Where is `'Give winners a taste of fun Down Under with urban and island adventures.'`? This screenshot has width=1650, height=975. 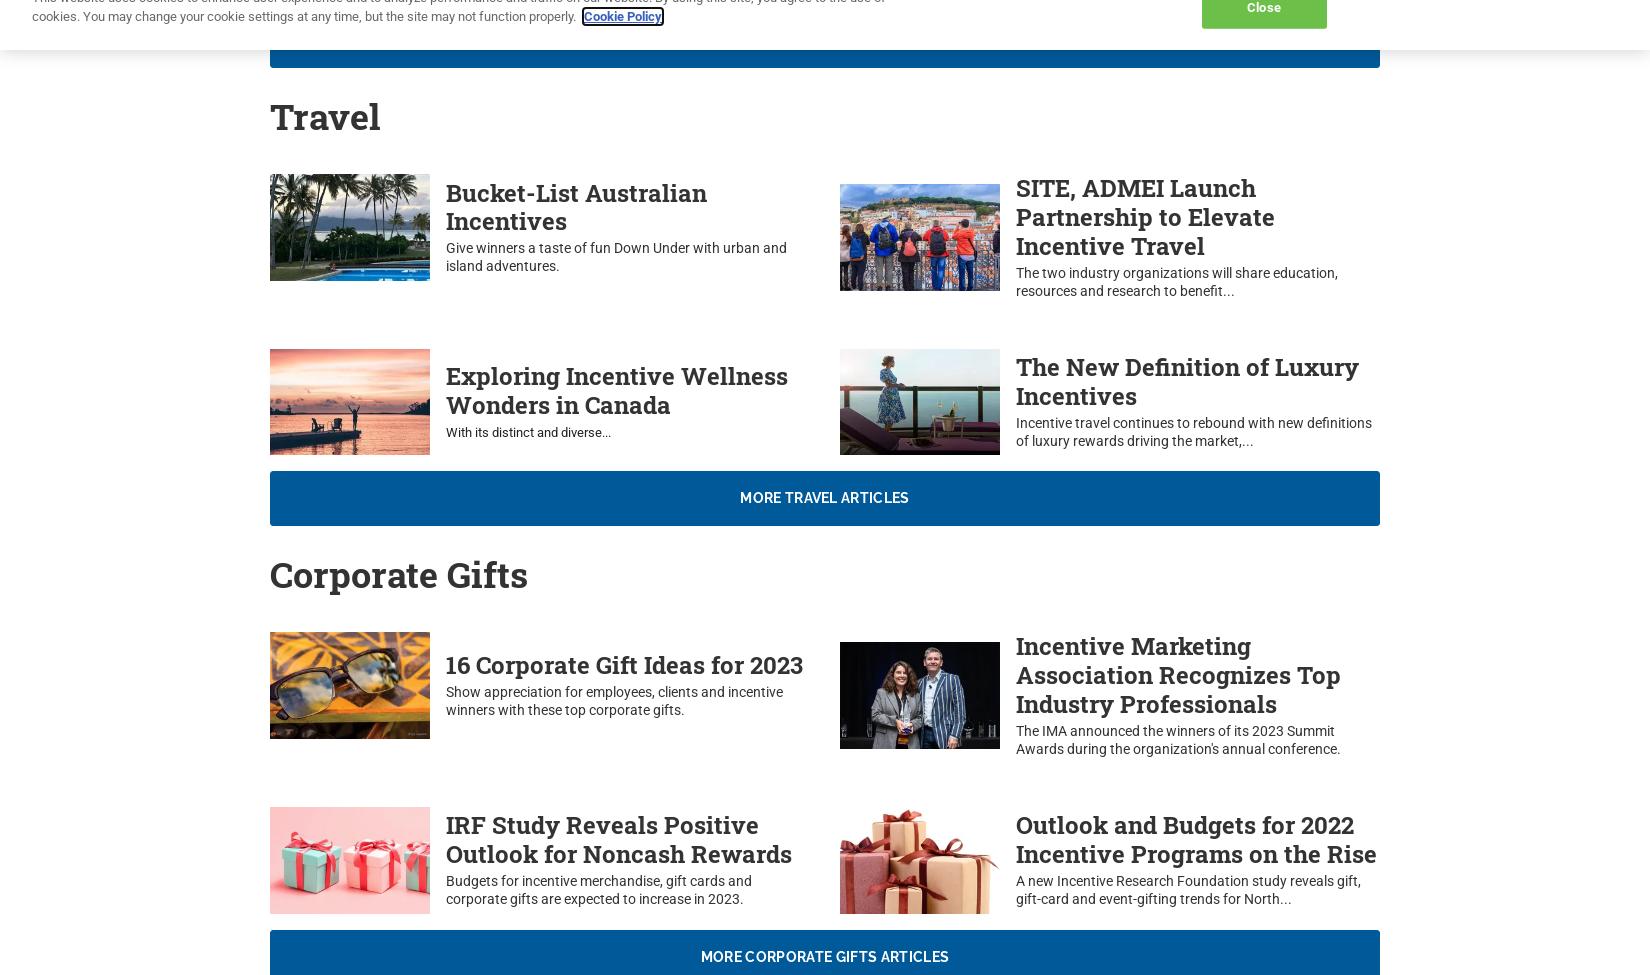
'Give winners a taste of fun Down Under with urban and island adventures.' is located at coordinates (615, 257).